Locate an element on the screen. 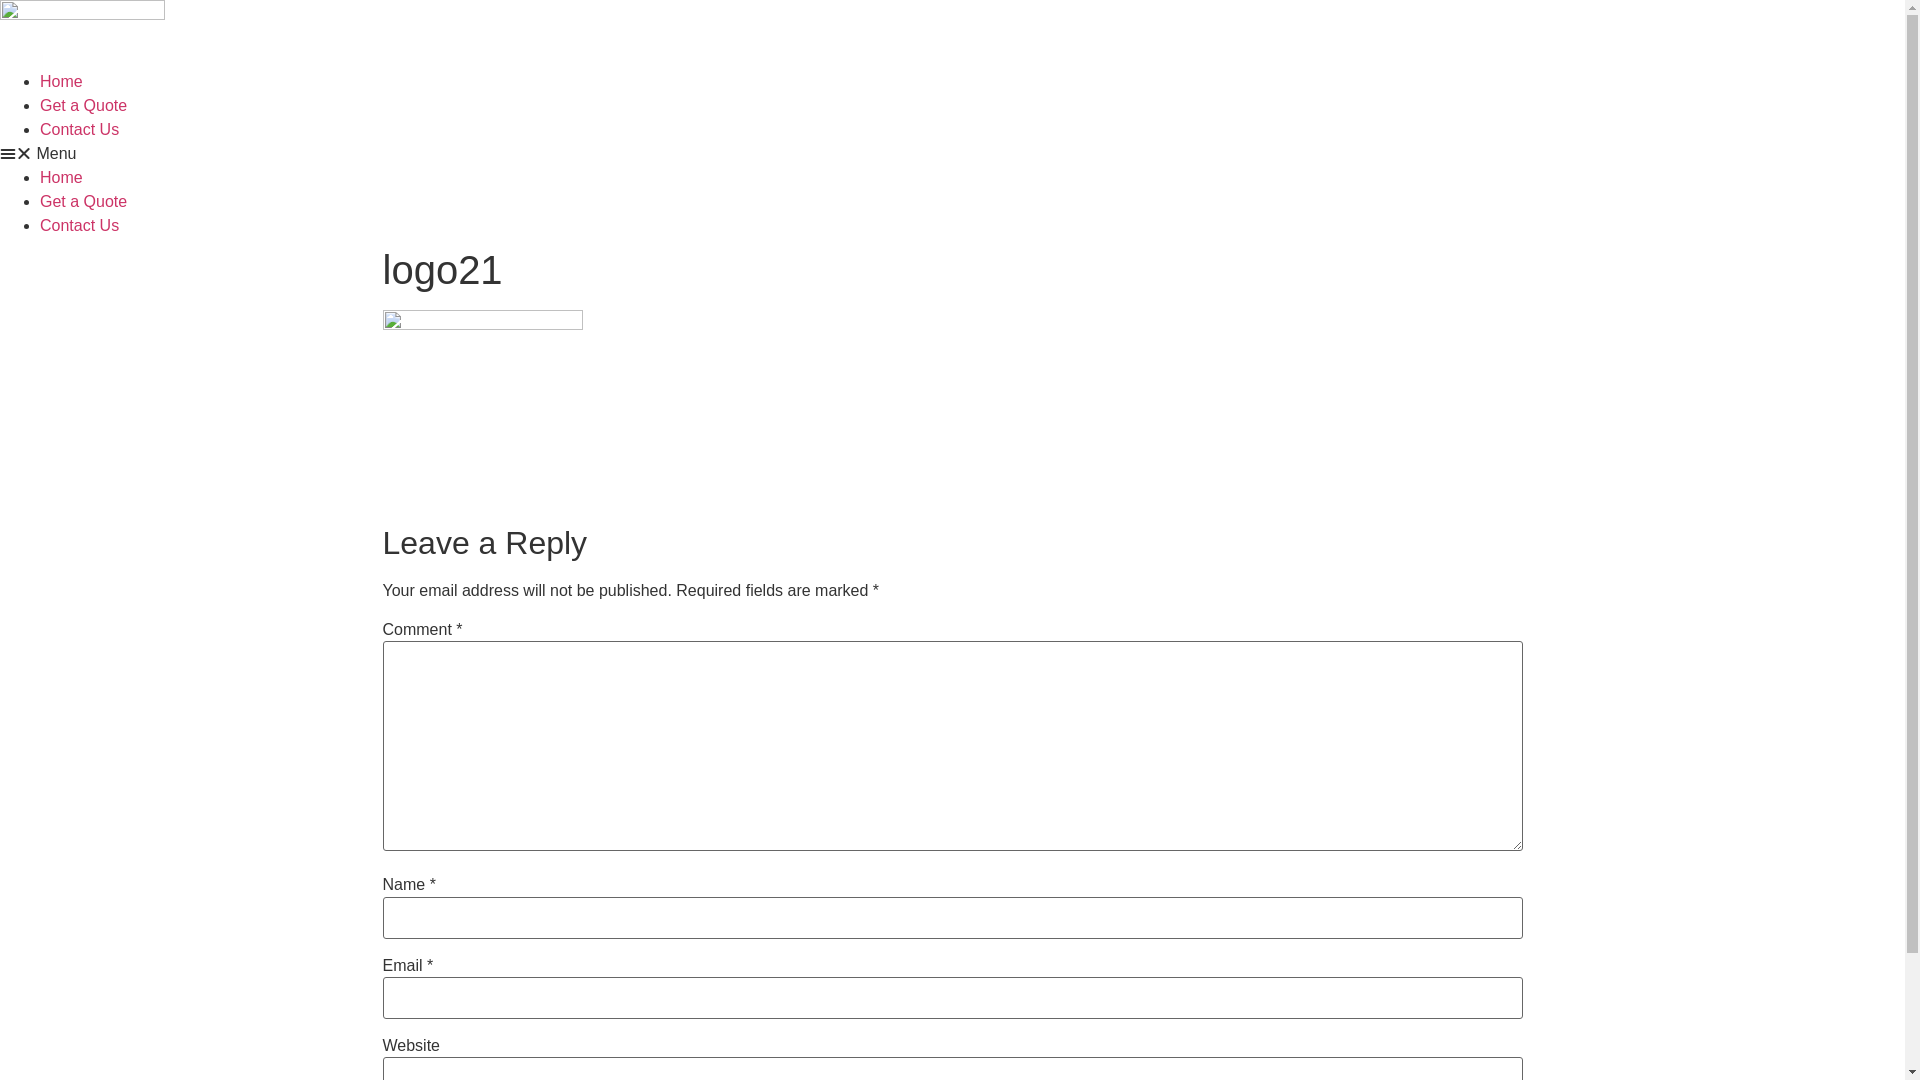 This screenshot has width=1920, height=1080. 'Contact Us' is located at coordinates (79, 129).